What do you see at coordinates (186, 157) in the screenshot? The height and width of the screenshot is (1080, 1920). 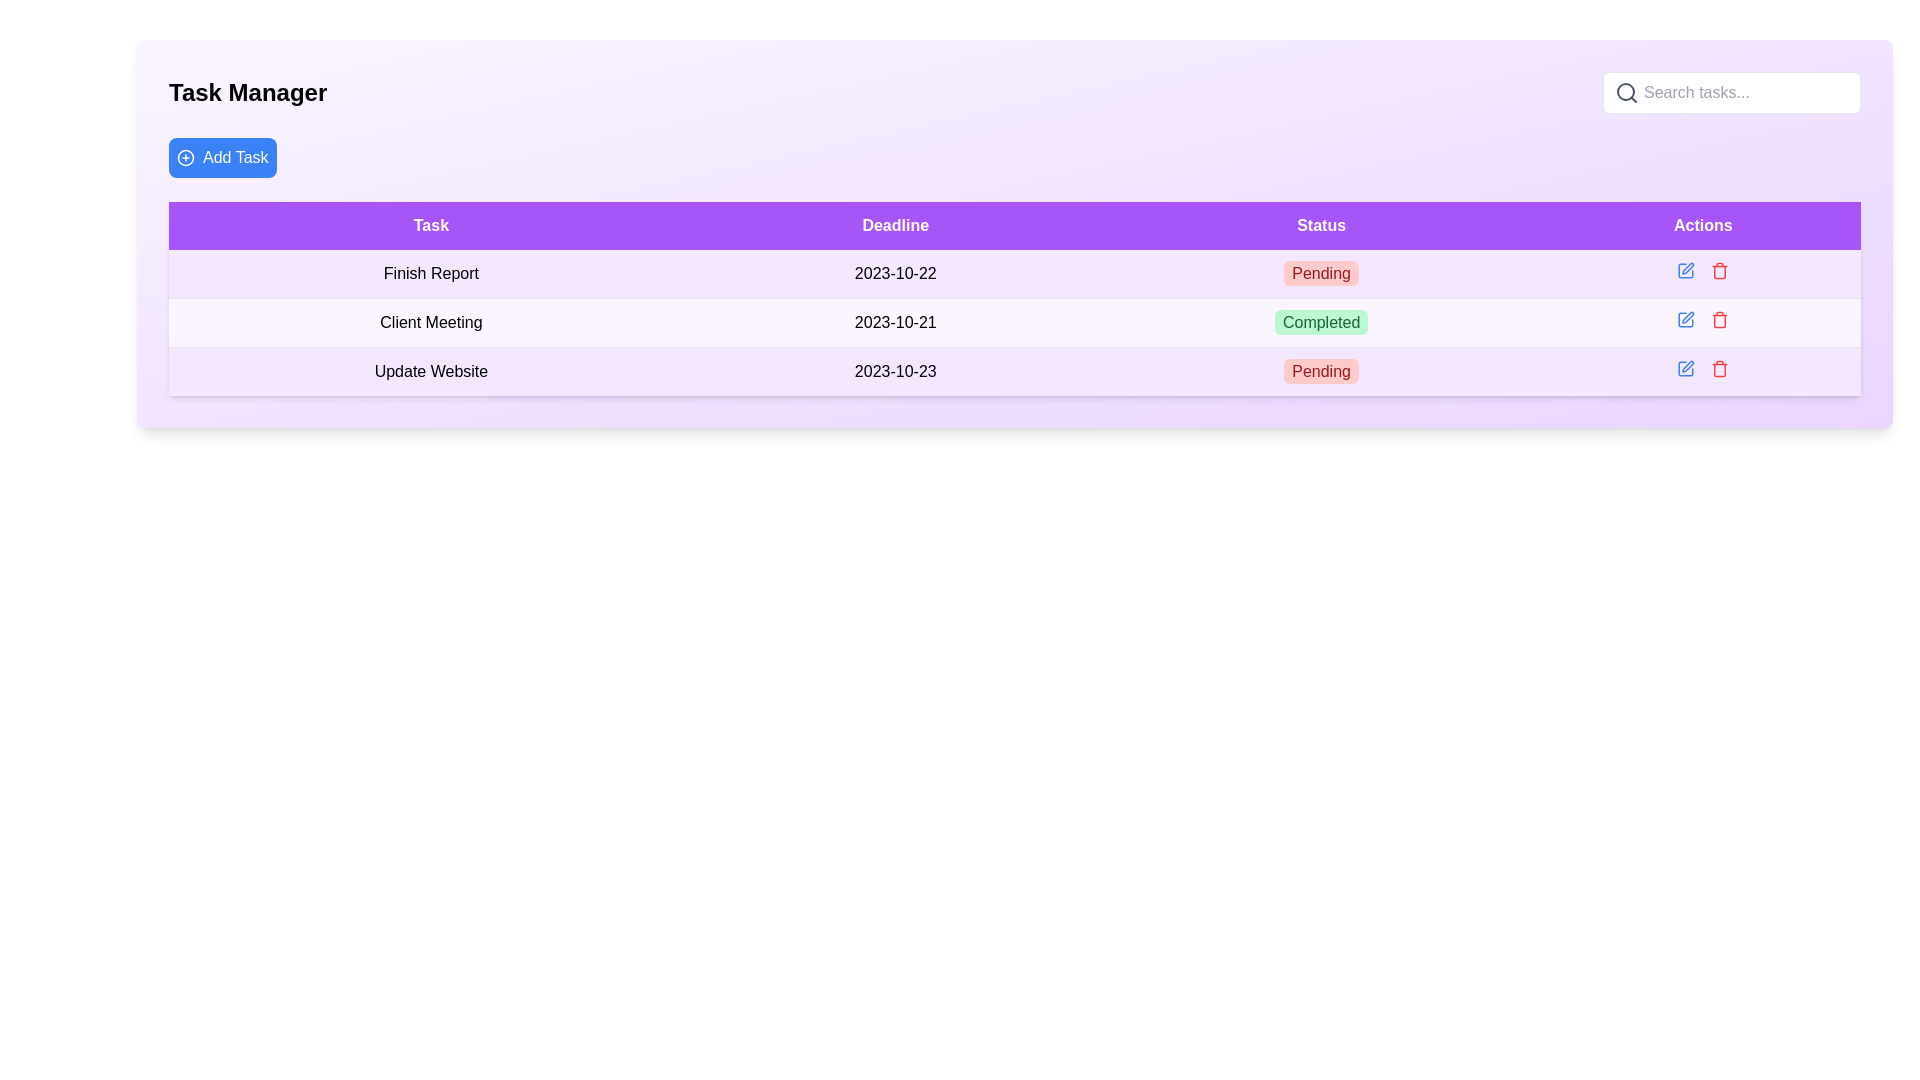 I see `the SVG icon resembling a circular design with a '+' symbol, located to the left of the 'Add Task' button` at bounding box center [186, 157].